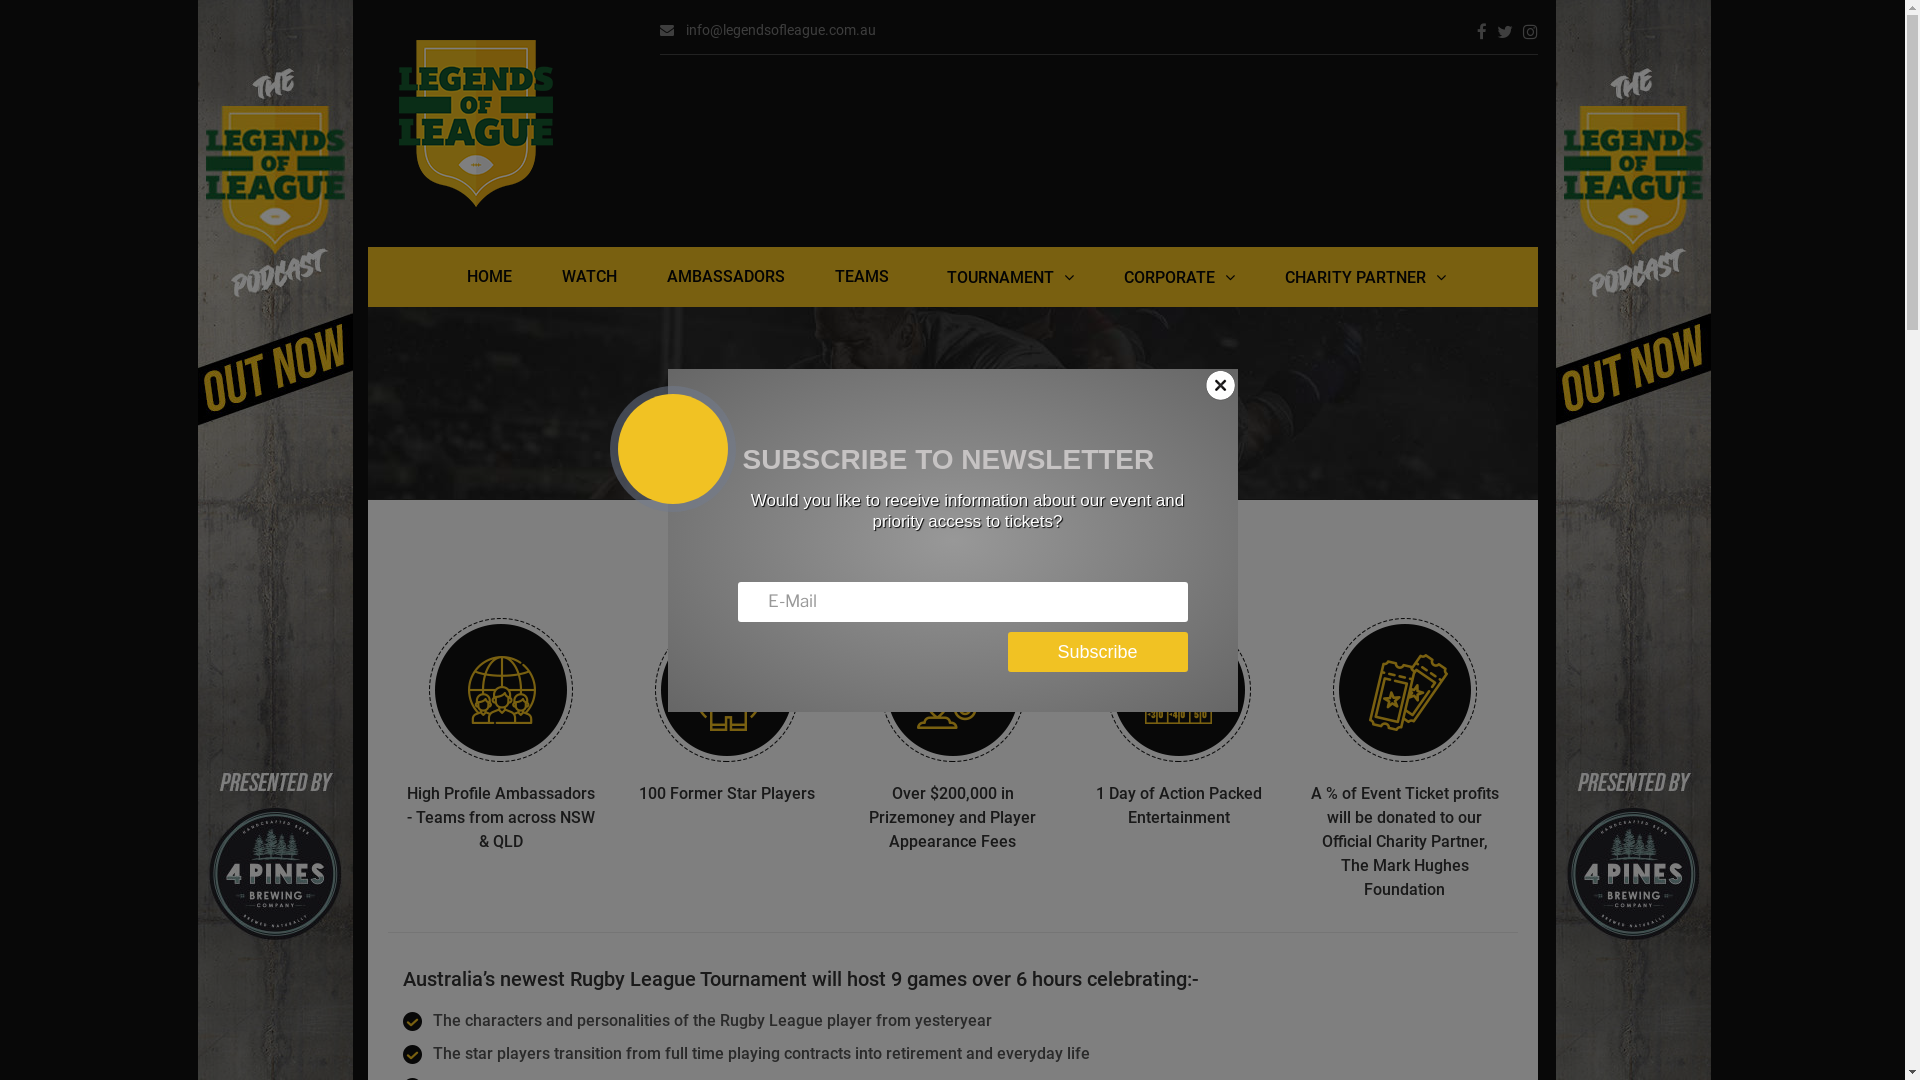  I want to click on 'AMBASSADORS', so click(642, 277).